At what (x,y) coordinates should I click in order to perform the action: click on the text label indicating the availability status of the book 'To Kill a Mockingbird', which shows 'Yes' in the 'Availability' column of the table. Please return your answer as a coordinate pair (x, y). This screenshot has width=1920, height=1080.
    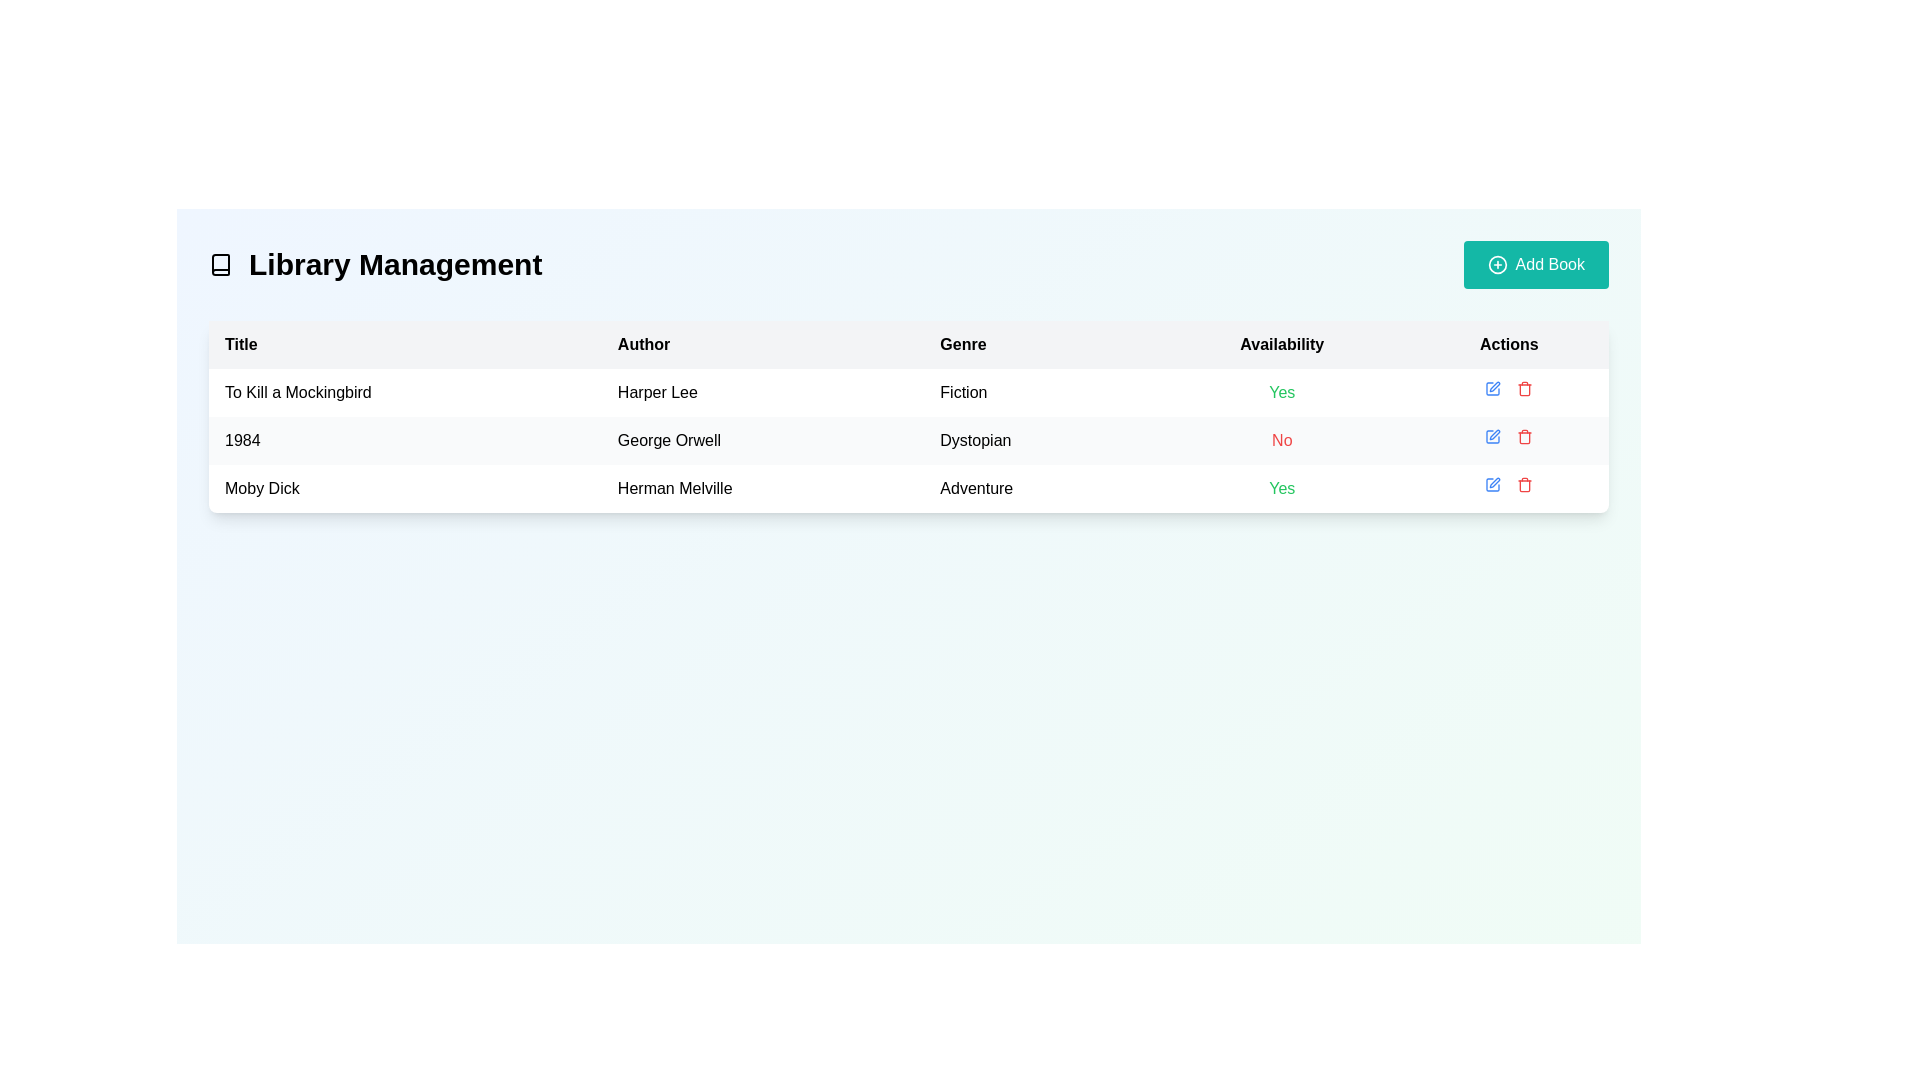
    Looking at the image, I should click on (1282, 393).